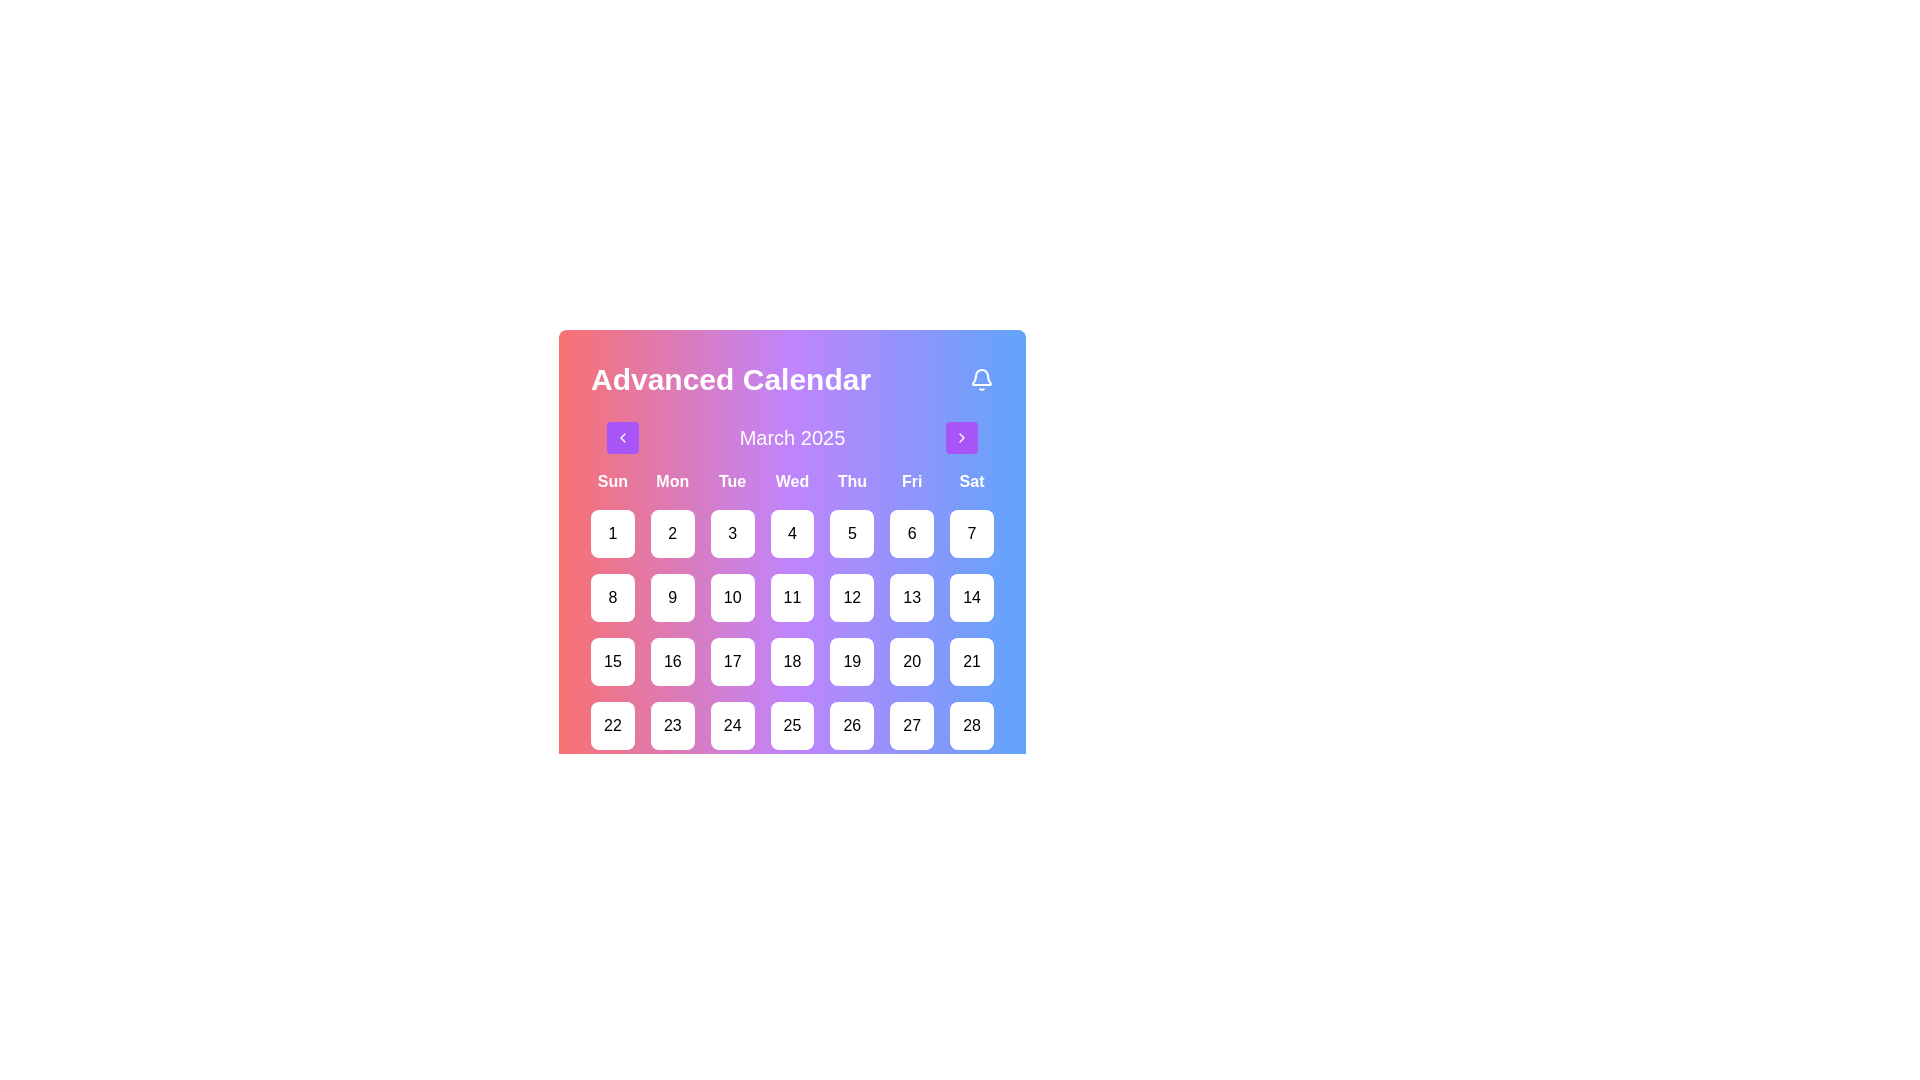  What do you see at coordinates (852, 532) in the screenshot?
I see `the calendar day block element displaying the numeric '5'` at bounding box center [852, 532].